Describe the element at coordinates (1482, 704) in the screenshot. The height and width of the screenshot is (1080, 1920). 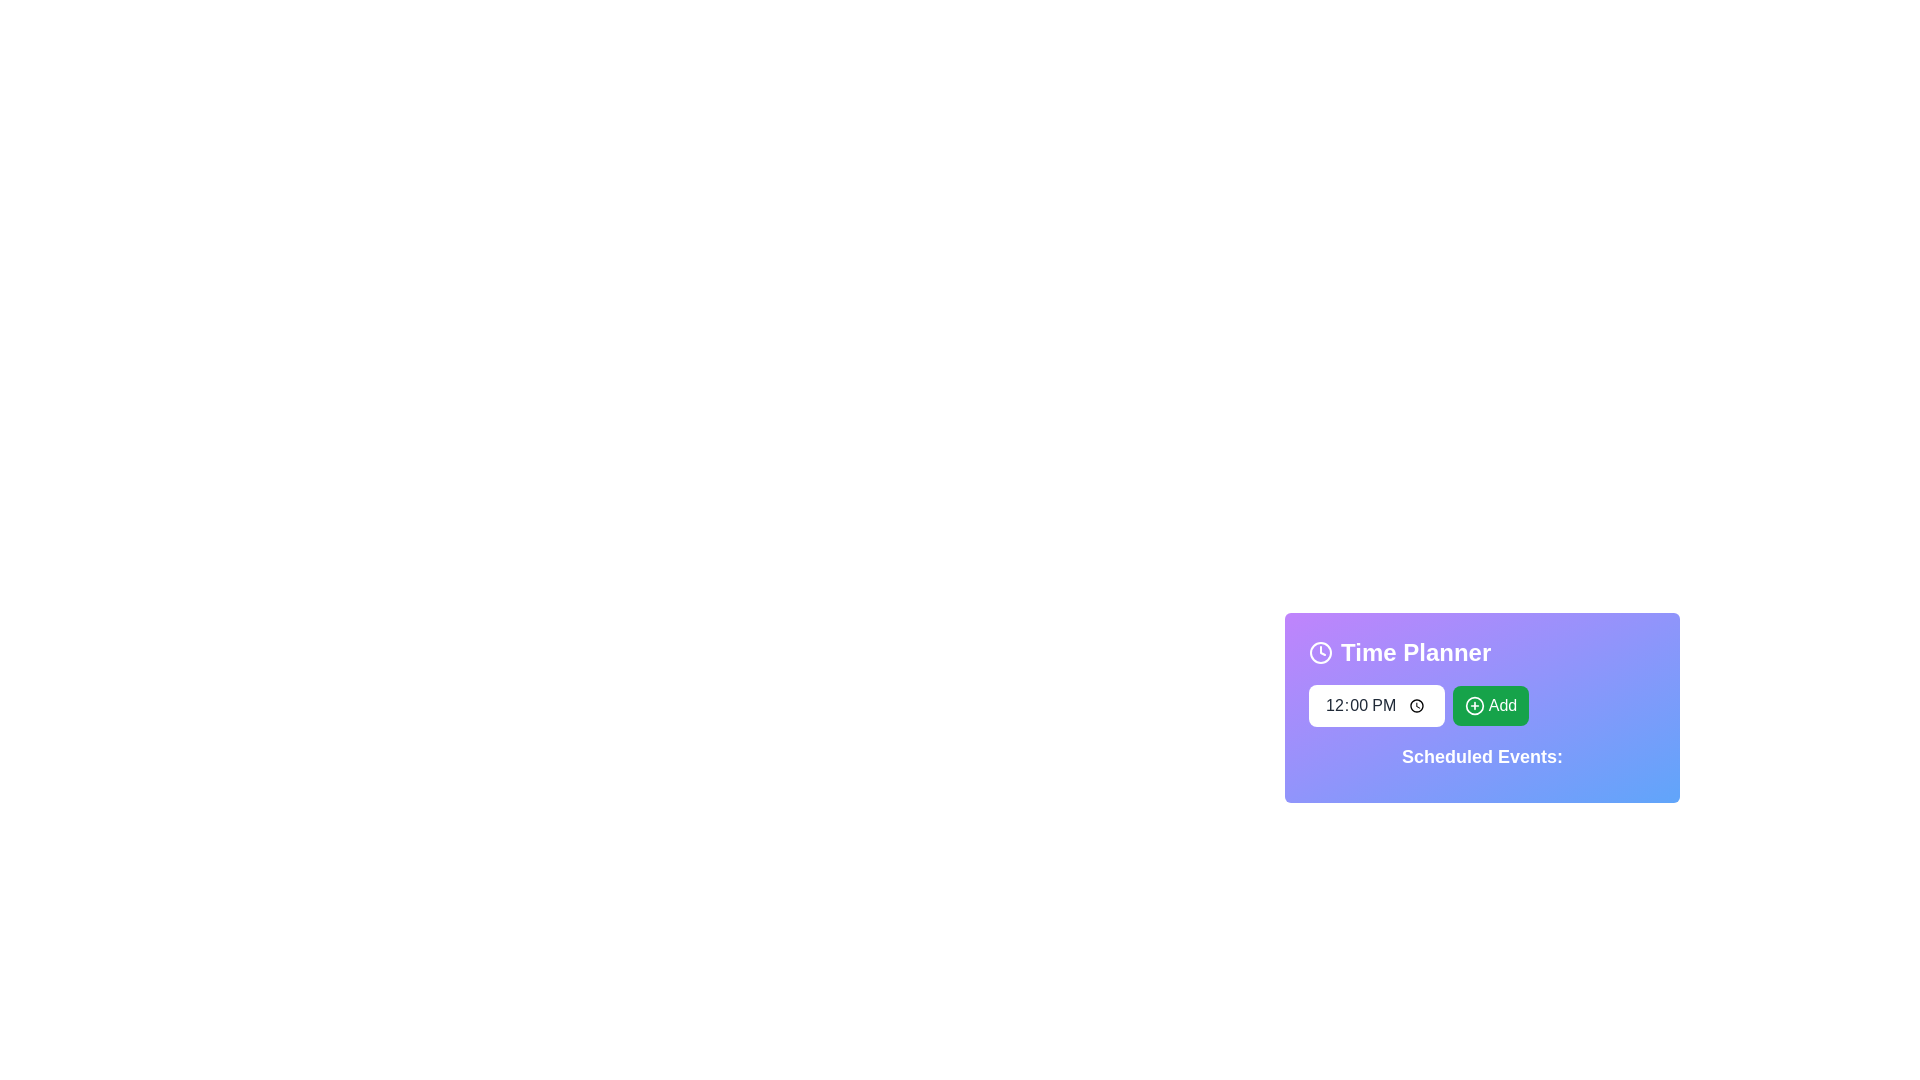
I see `the 'Add' button with a green background and white text, located to the right of the '12:00 PM' time input field in the 'Time Planner' section` at that location.